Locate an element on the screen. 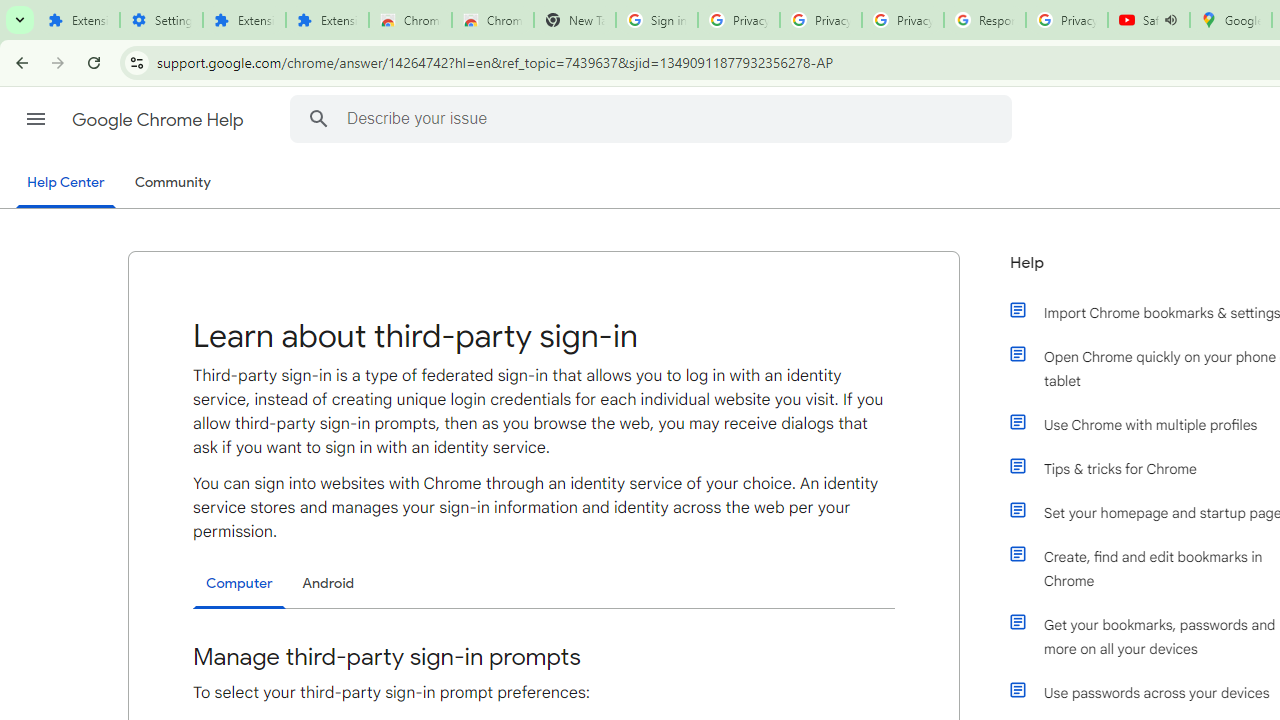 This screenshot has width=1280, height=720. 'Settings' is located at coordinates (161, 20).